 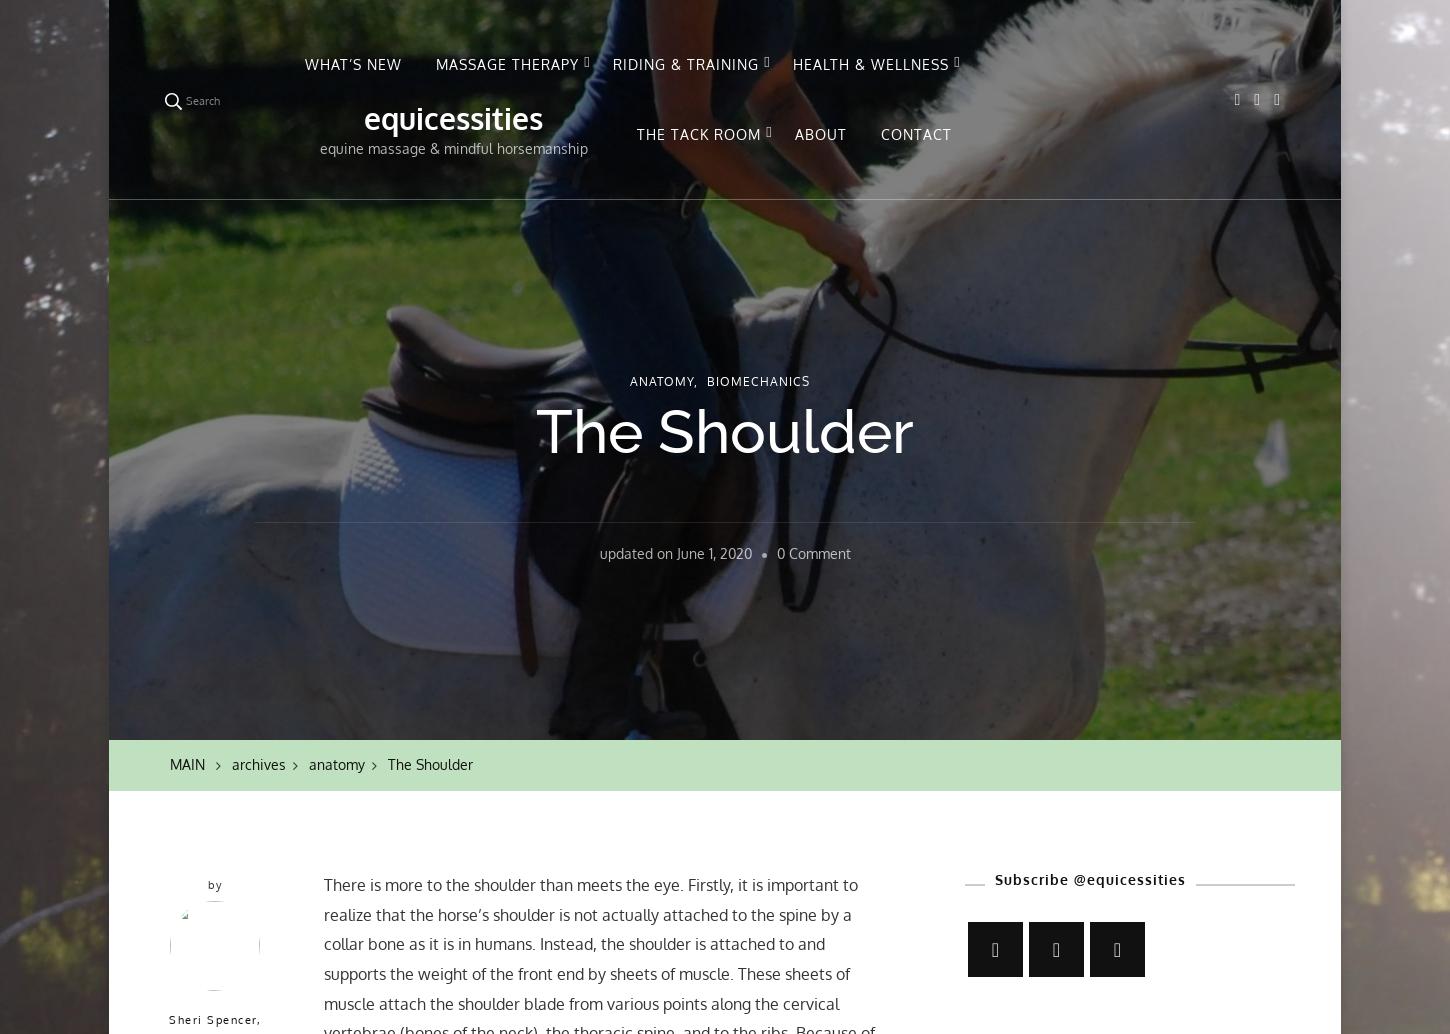 What do you see at coordinates (826, 369) in the screenshot?
I see `'Lameness'` at bounding box center [826, 369].